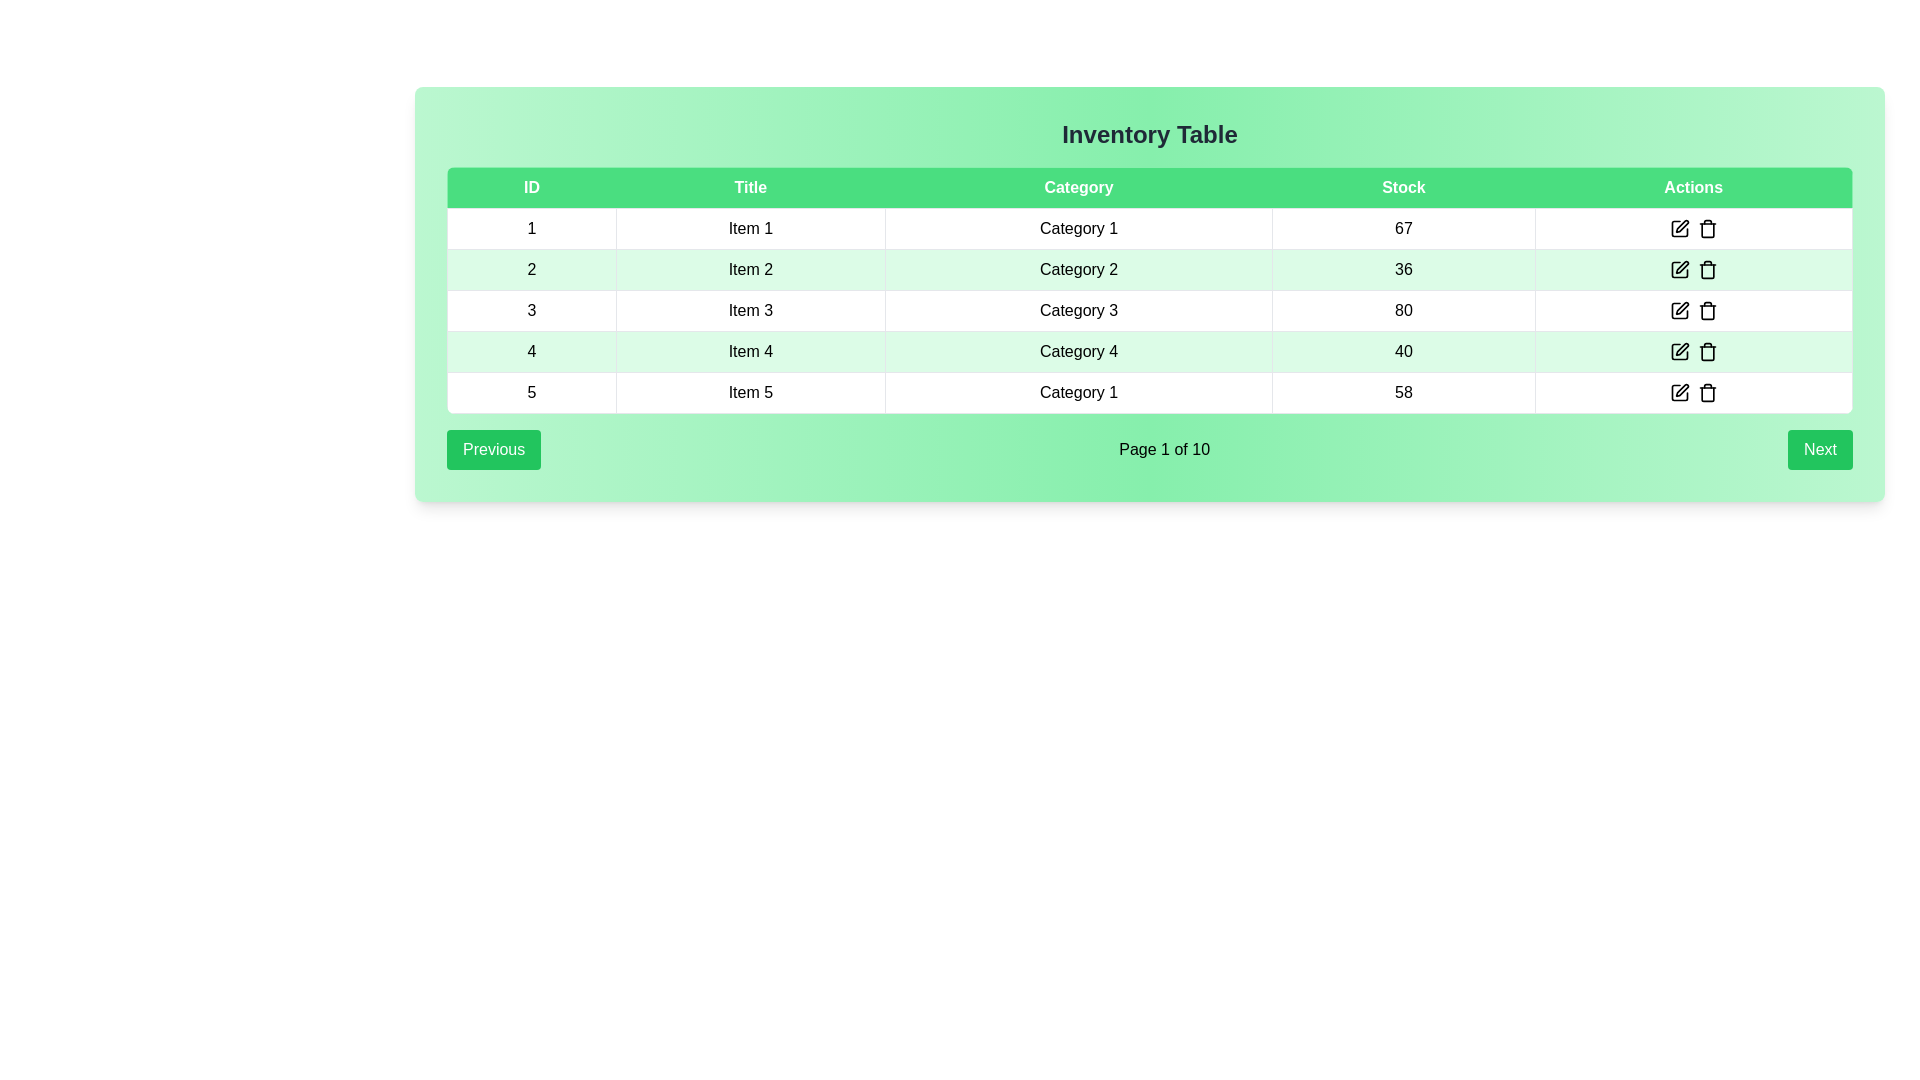 Image resolution: width=1920 pixels, height=1080 pixels. Describe the element at coordinates (1680, 393) in the screenshot. I see `the editing icon located in the 'Actions' column of the fifth table row` at that location.